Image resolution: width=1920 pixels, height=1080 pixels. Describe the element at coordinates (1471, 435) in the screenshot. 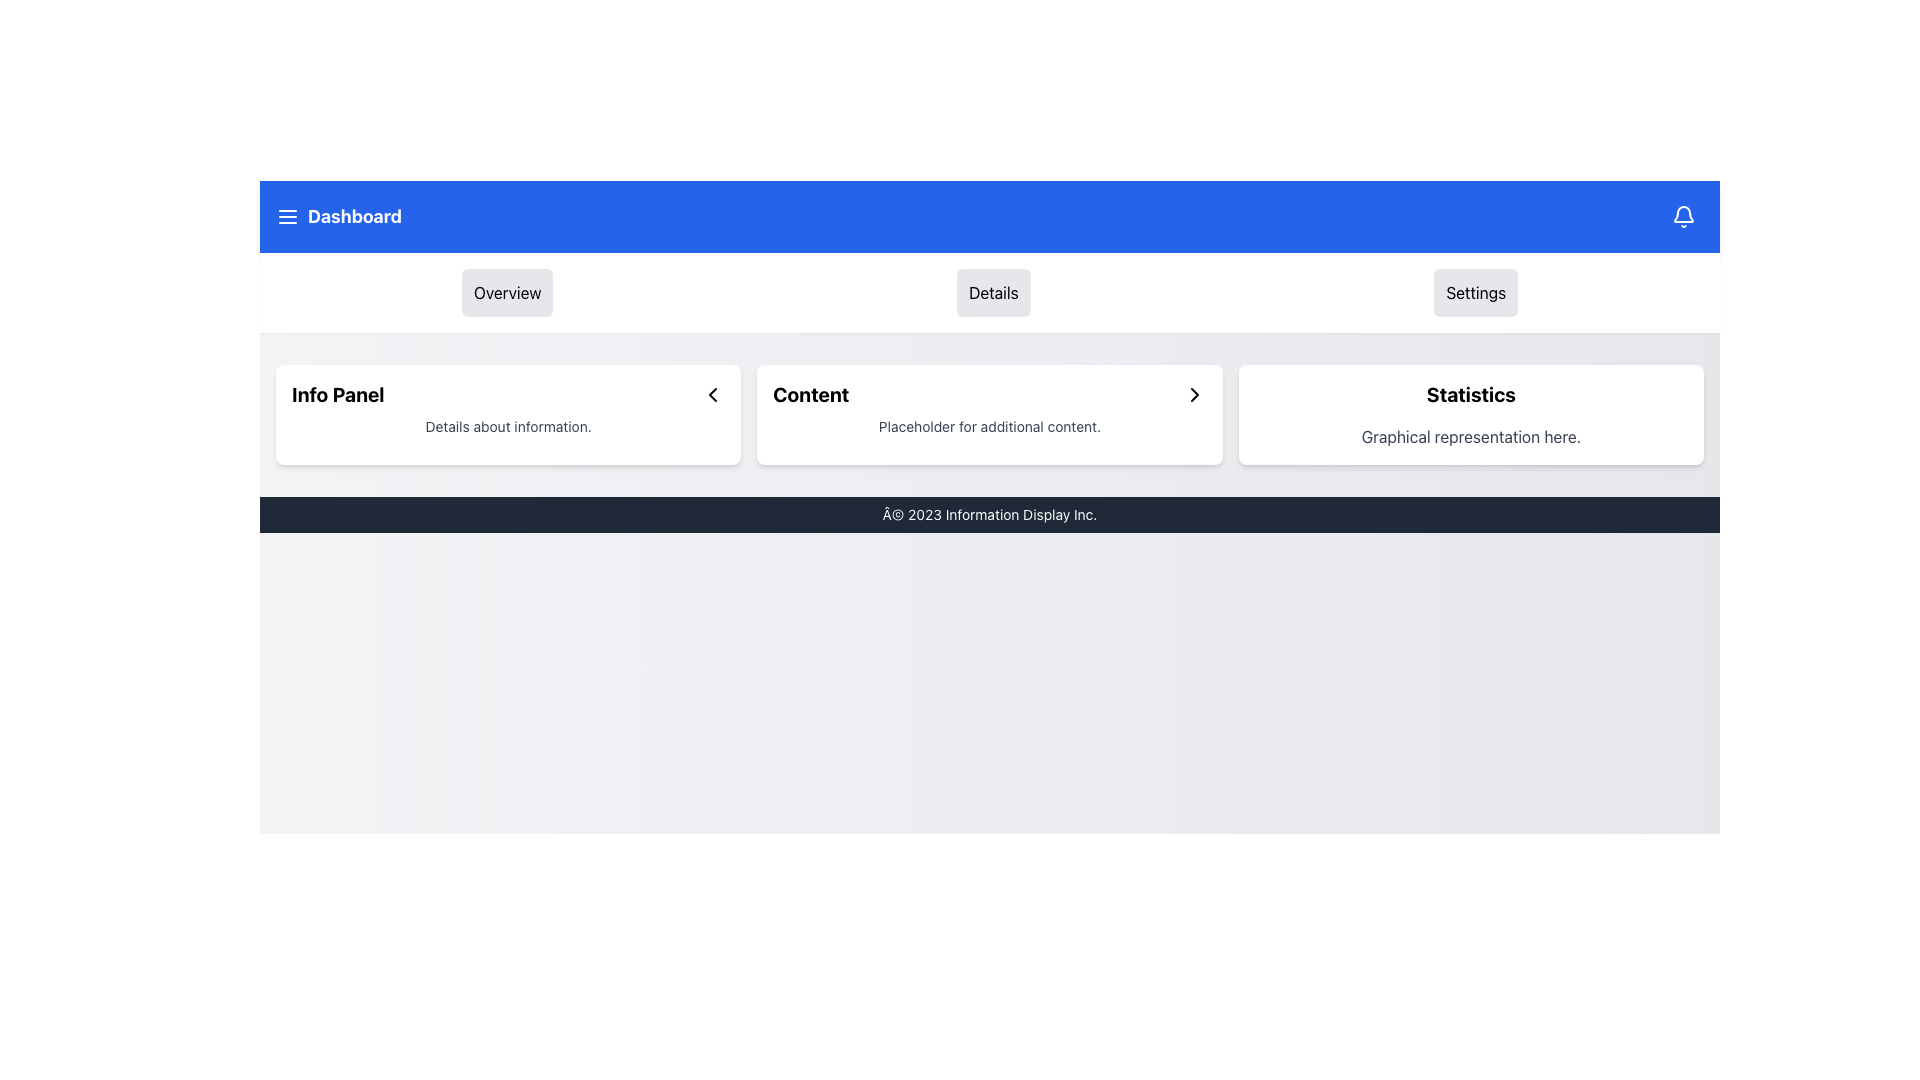

I see `the descriptive label indicating graphical content or data visualization located at the bottom of the 'Statistics' card` at that location.